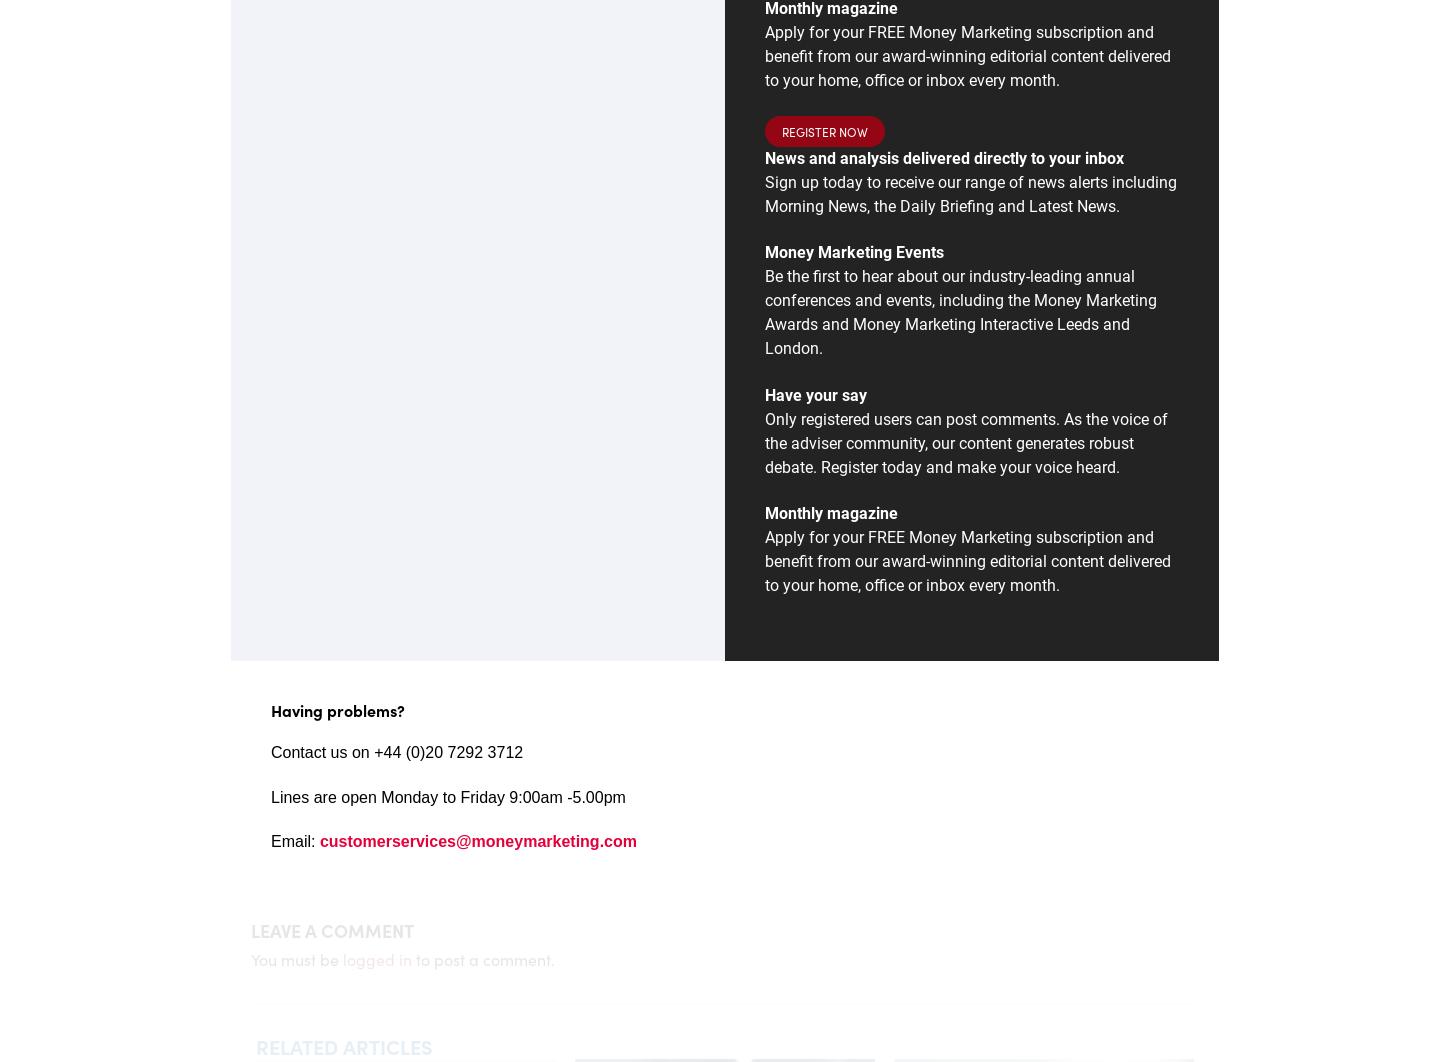 This screenshot has height=1062, width=1450. Describe the element at coordinates (538, 462) in the screenshot. I see `'Asked by the chair to rate transparency in the industry out of ten Opperman gave it an eight, saying it had “the potential to do more.”'` at that location.